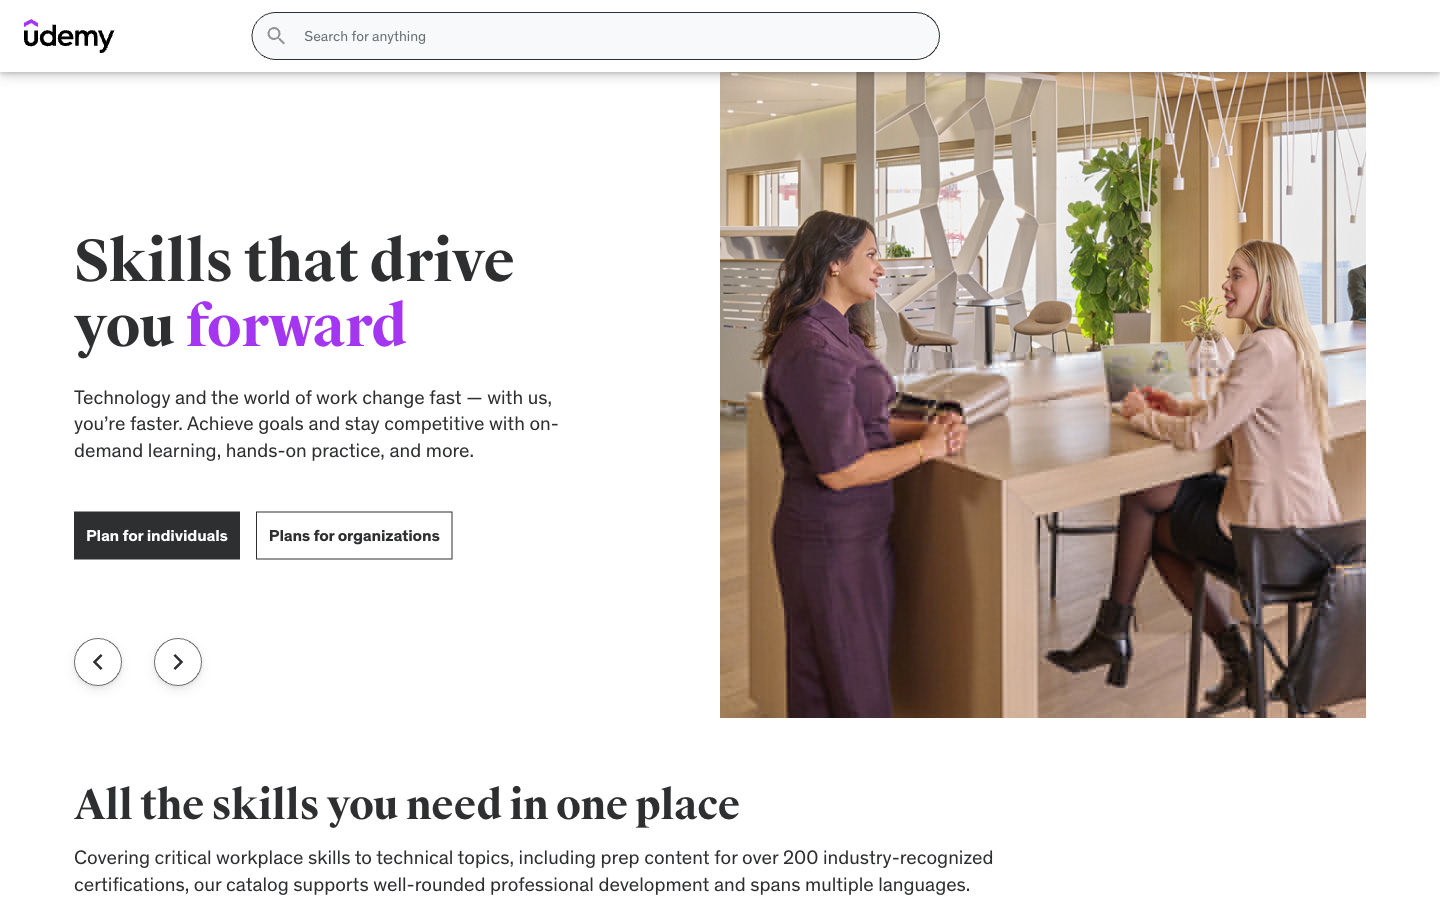  What do you see at coordinates (1299, 16) in the screenshot?
I see `the Login interface` at bounding box center [1299, 16].